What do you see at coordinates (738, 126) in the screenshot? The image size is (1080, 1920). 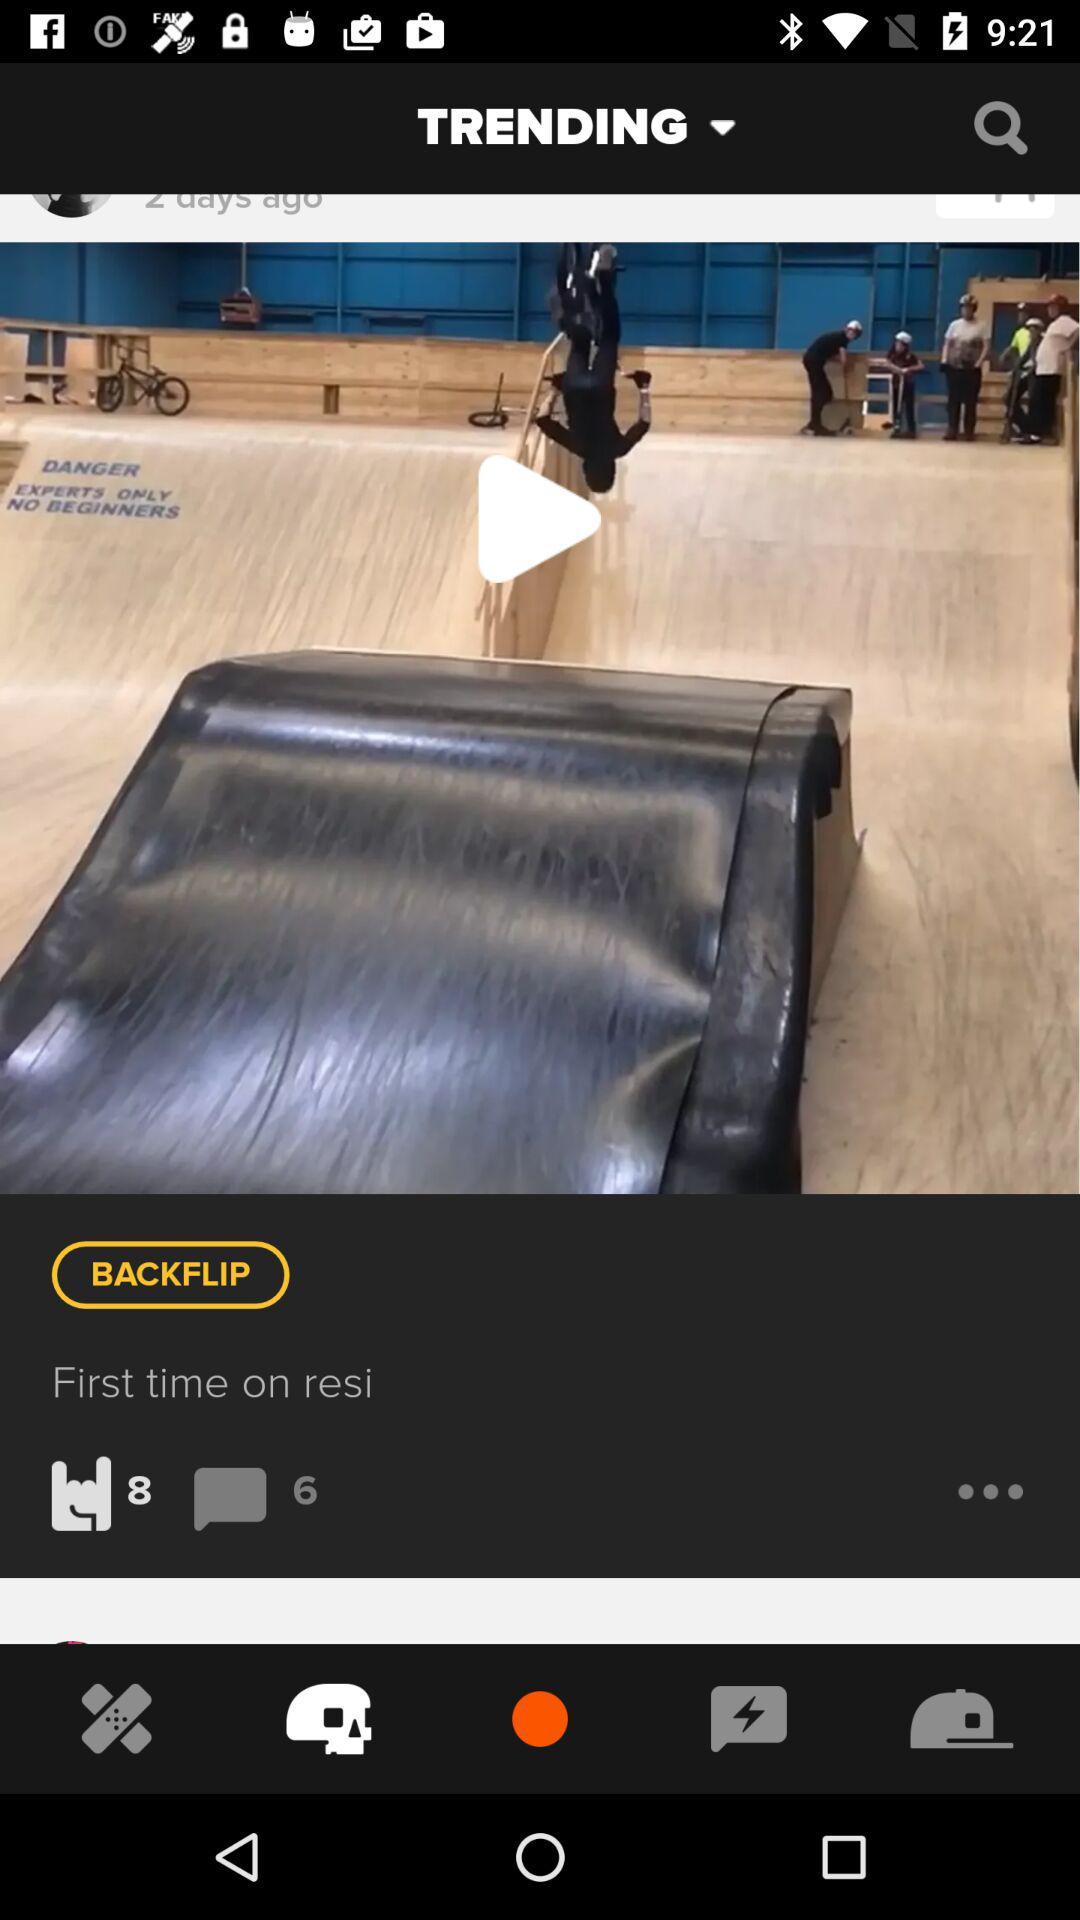 I see `the expand_more icon` at bounding box center [738, 126].